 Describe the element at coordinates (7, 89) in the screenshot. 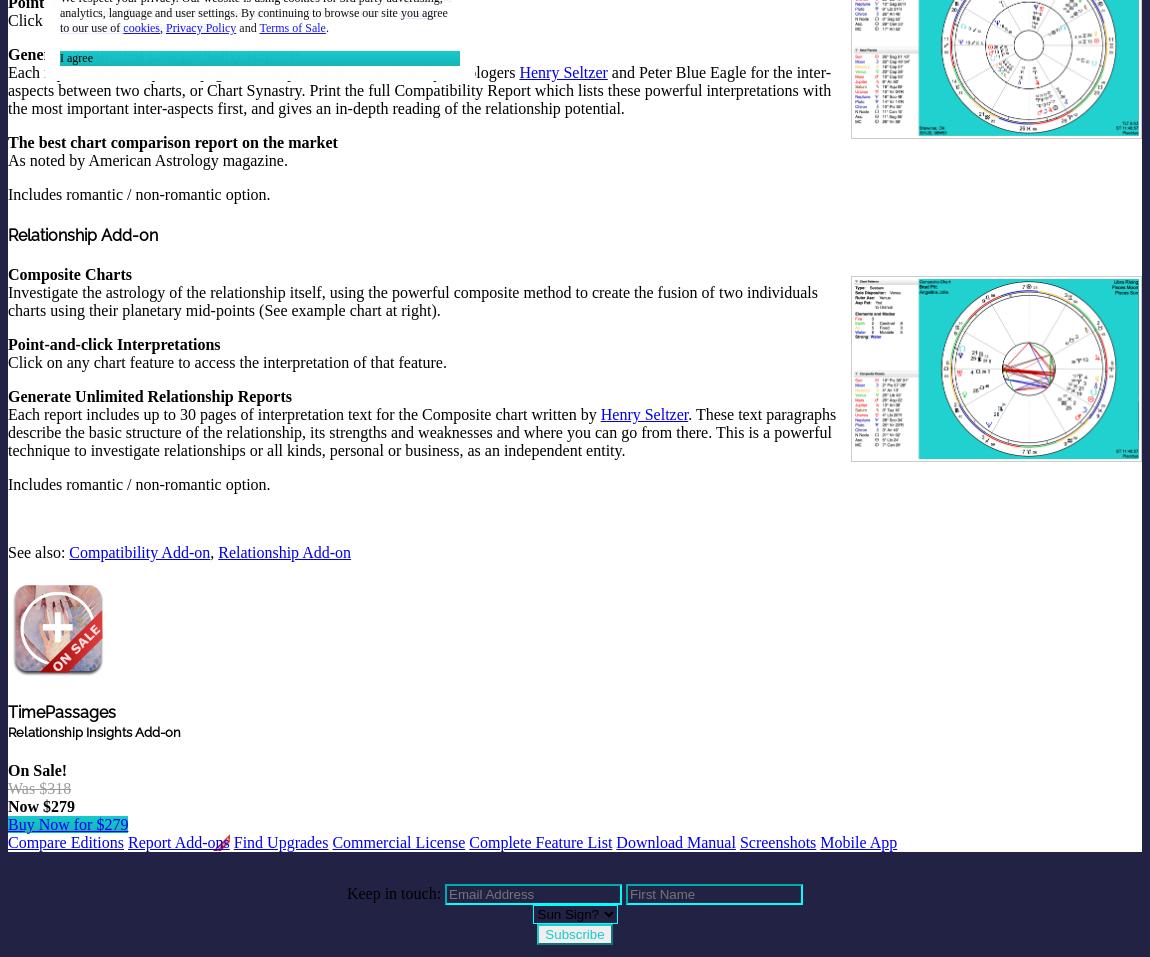

I see `'and Peter Blue Eagle for the inter-aspects between two charts, or Chart Synastry. Print the full Compatibility Report which lists these powerful interpretations with the most important inter-aspects first, and gives an in-depth reading of the relationship potential.'` at that location.